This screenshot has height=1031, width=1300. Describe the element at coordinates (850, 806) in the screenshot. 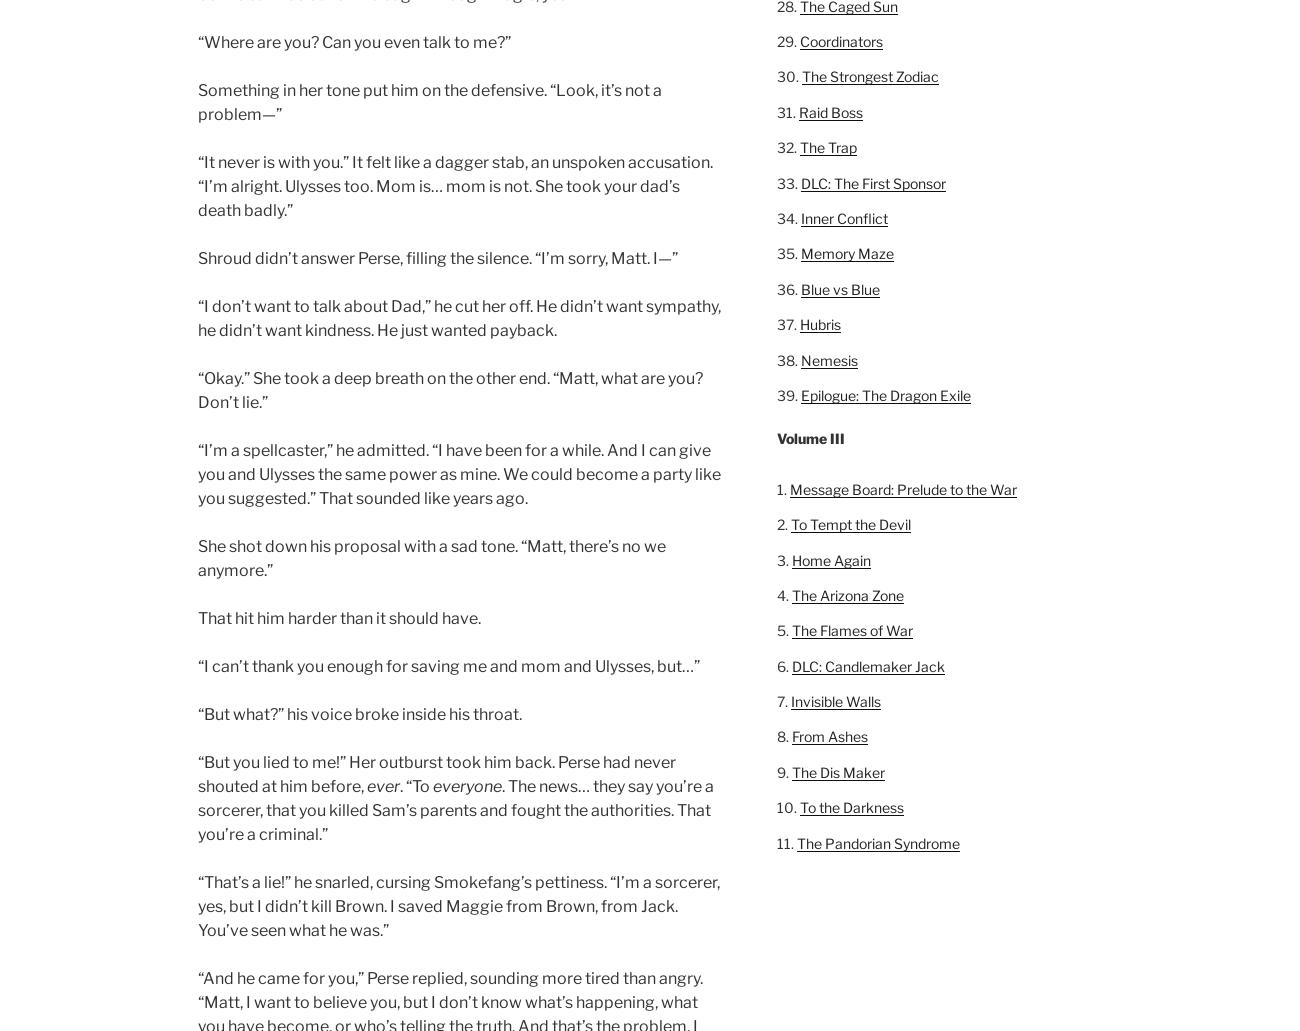

I see `'To the Darkness'` at that location.